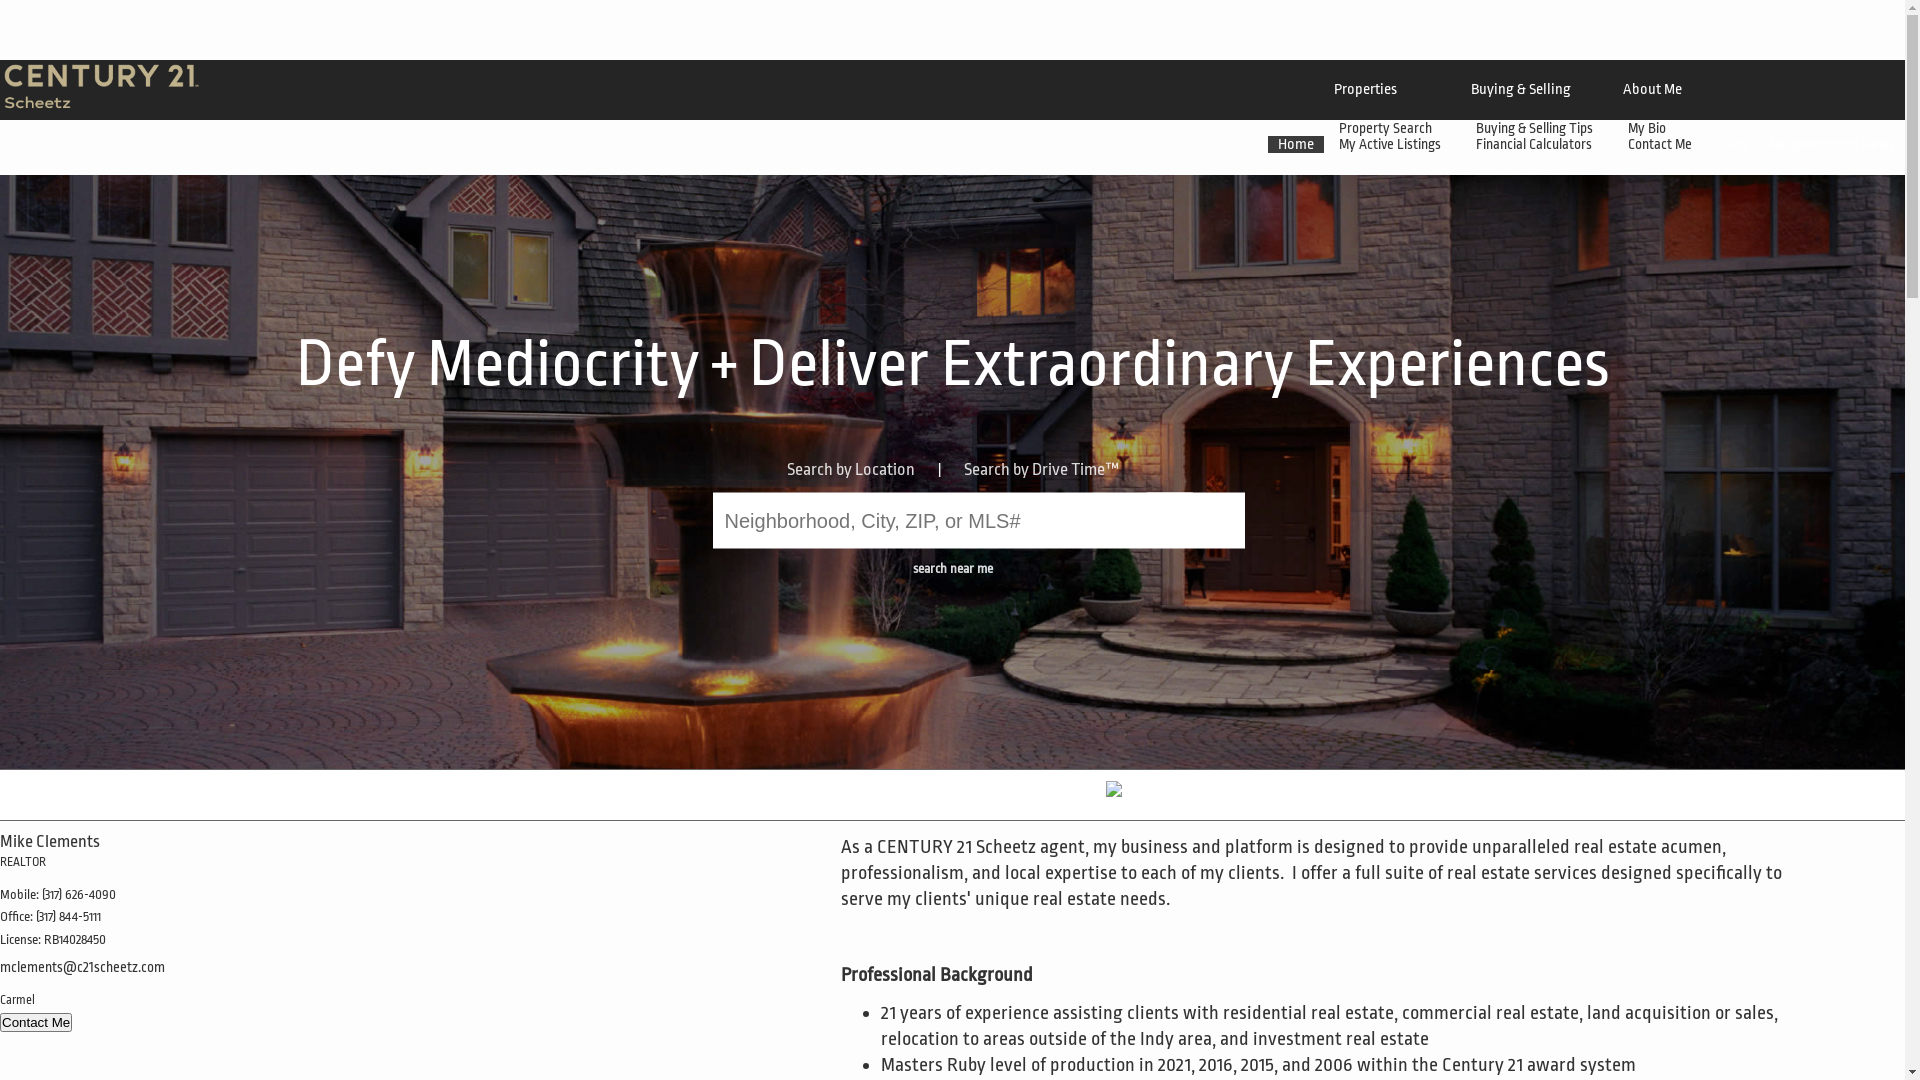  Describe the element at coordinates (1391, 142) in the screenshot. I see `'My Active Listings'` at that location.